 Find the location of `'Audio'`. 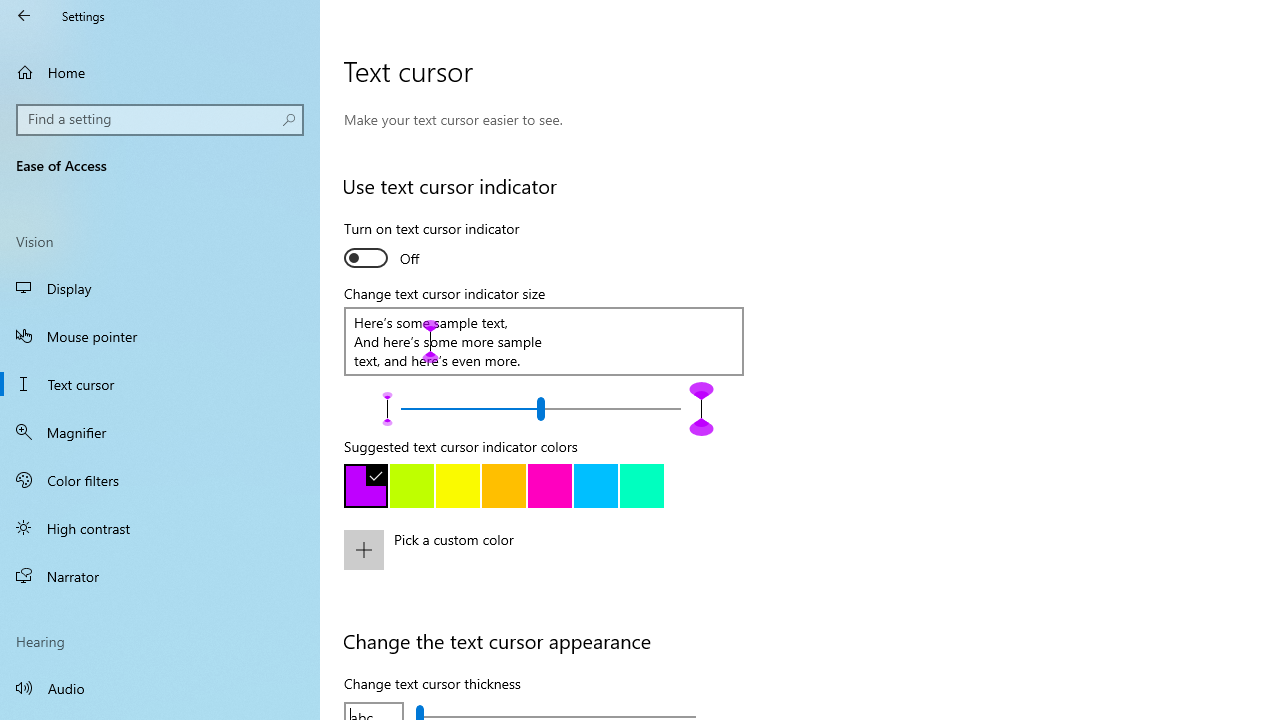

'Audio' is located at coordinates (160, 686).